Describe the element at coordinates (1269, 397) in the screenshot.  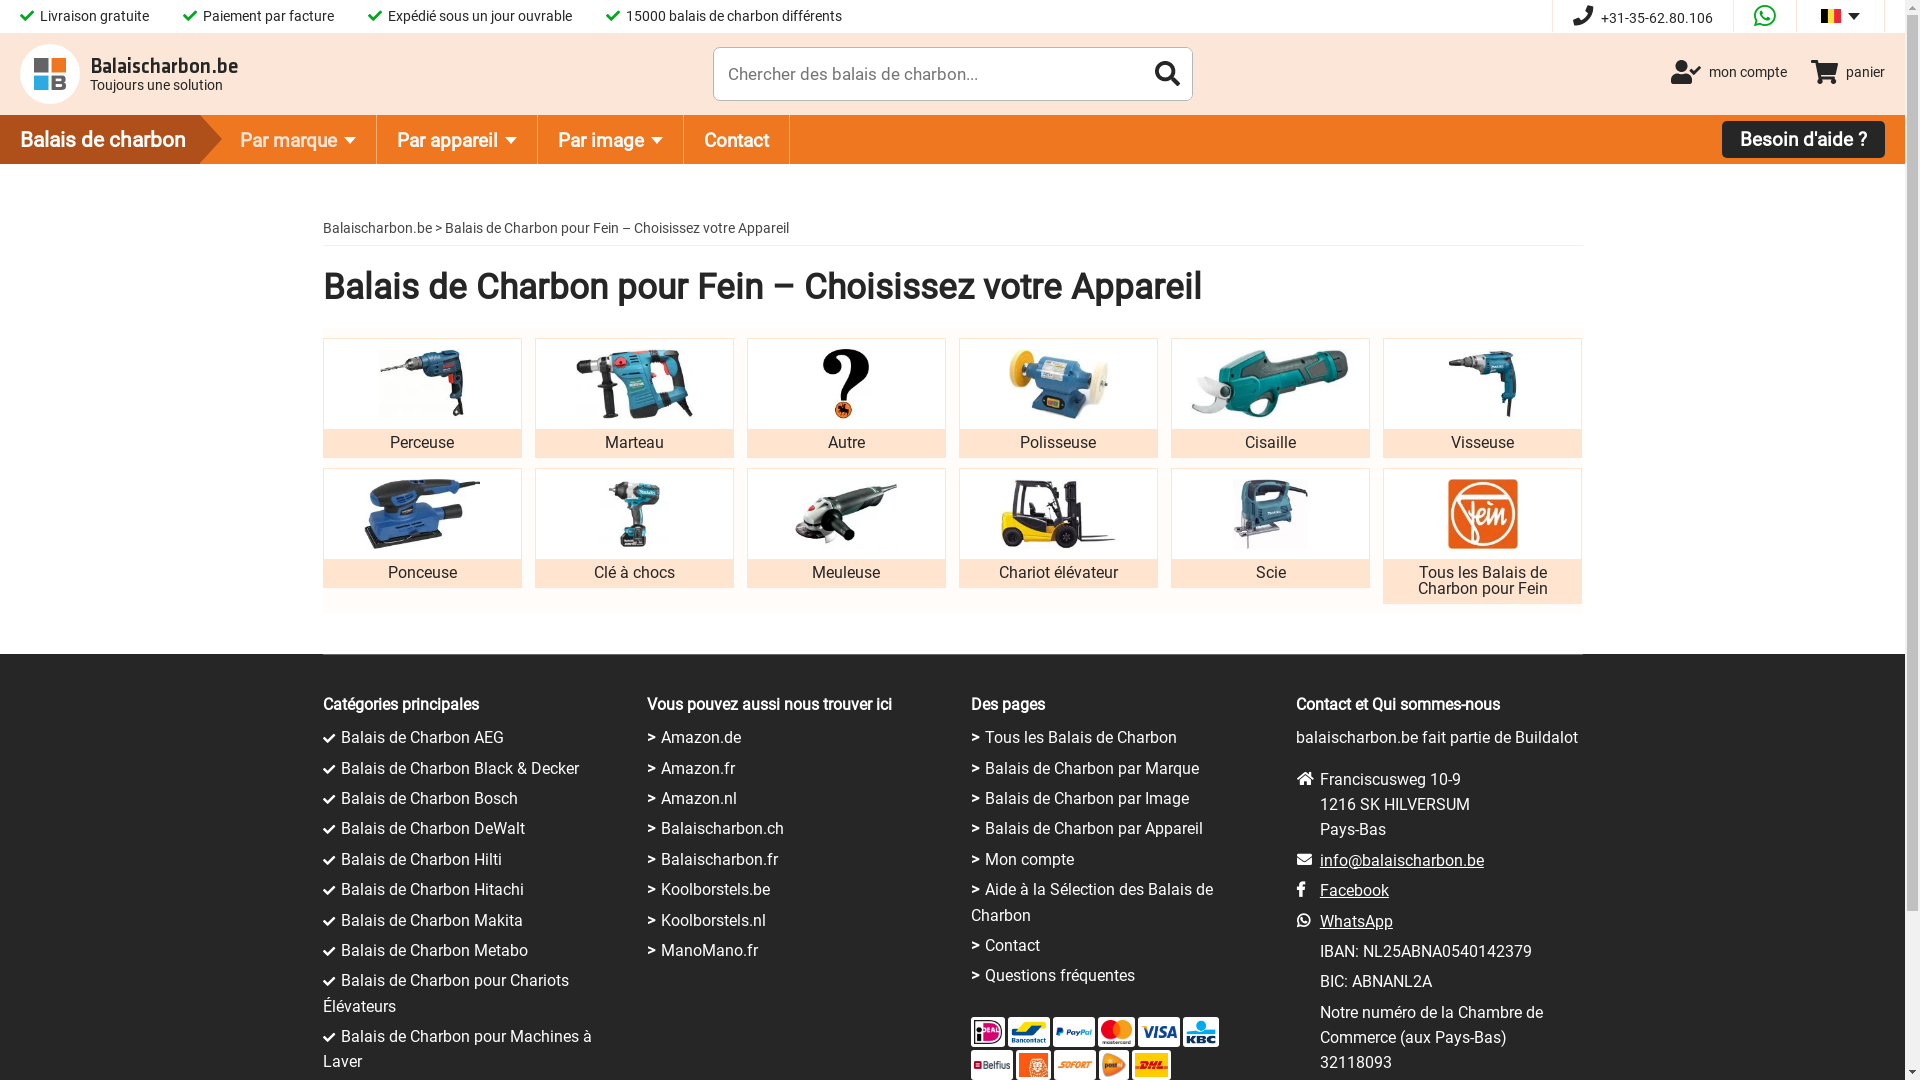
I see `'Cisaille'` at that location.